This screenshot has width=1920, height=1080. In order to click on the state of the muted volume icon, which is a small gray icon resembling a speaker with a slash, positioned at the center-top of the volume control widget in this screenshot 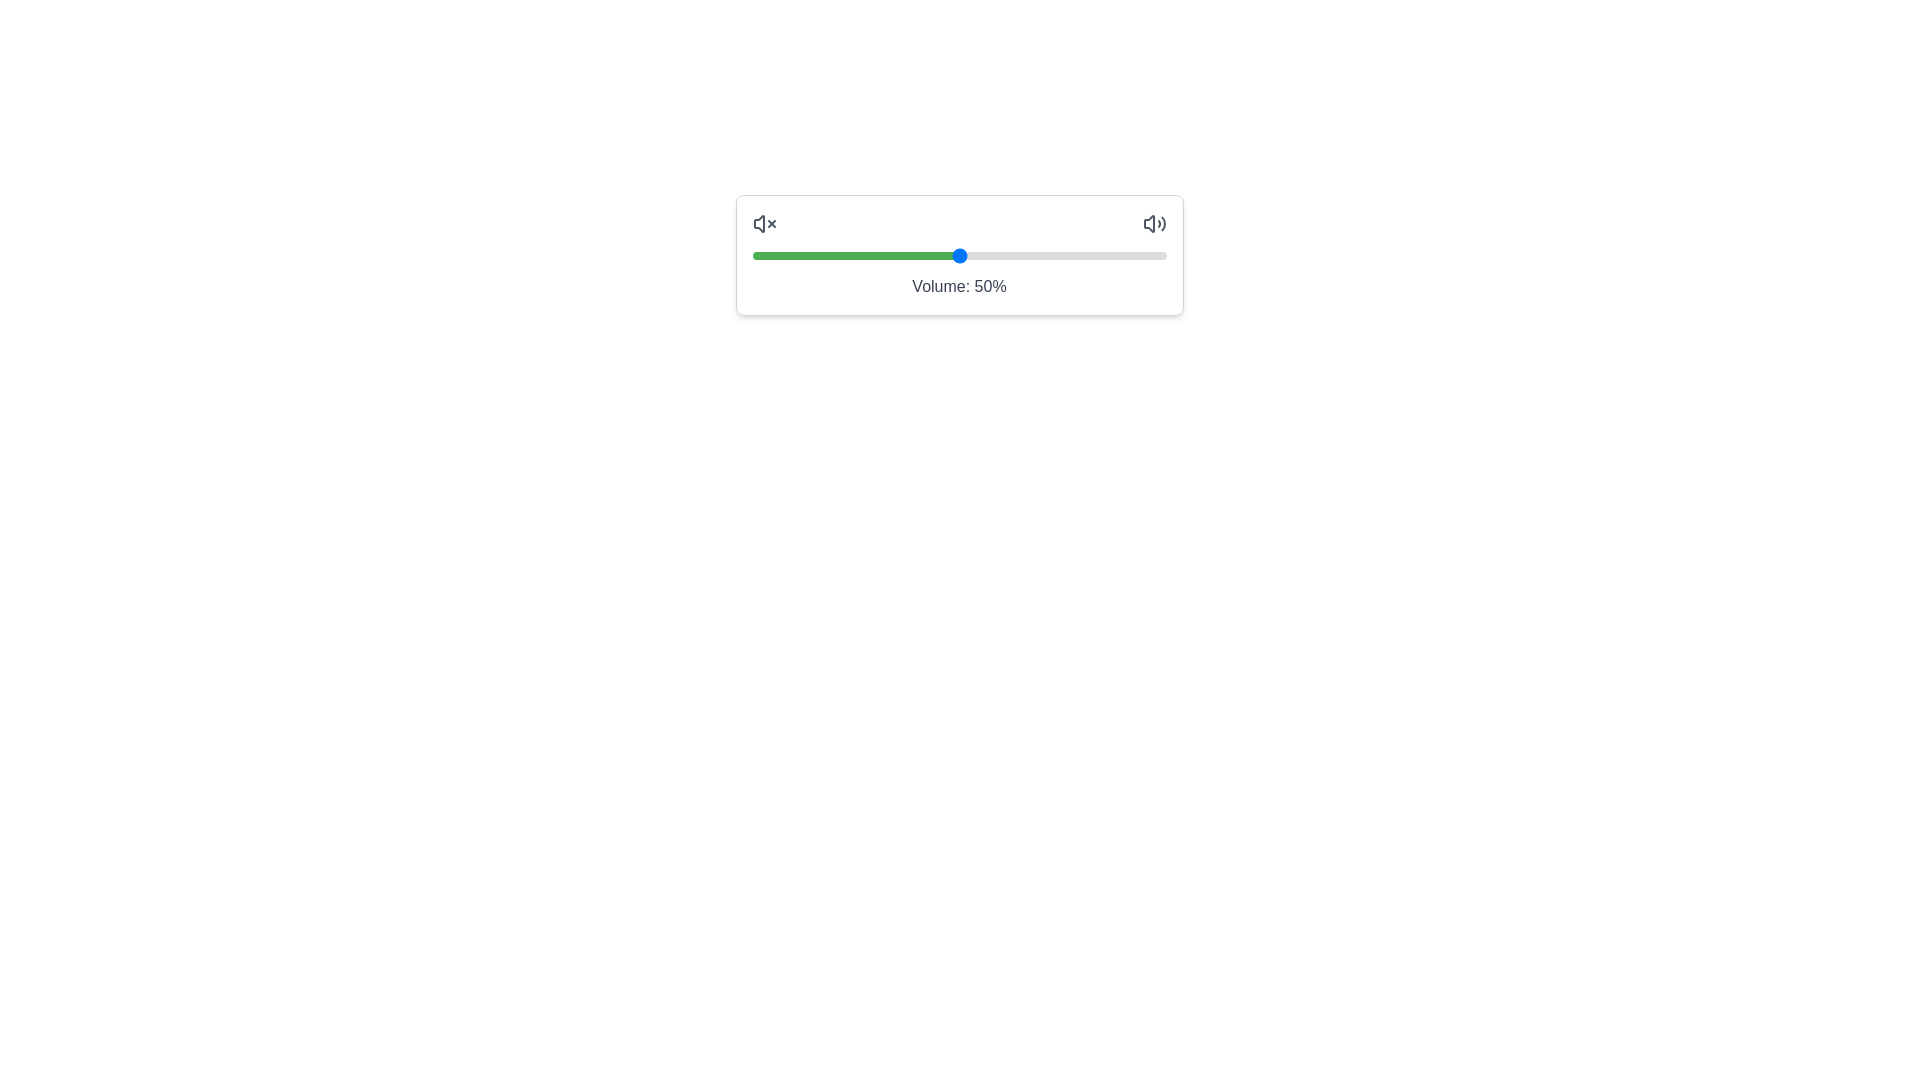, I will do `click(757, 223)`.